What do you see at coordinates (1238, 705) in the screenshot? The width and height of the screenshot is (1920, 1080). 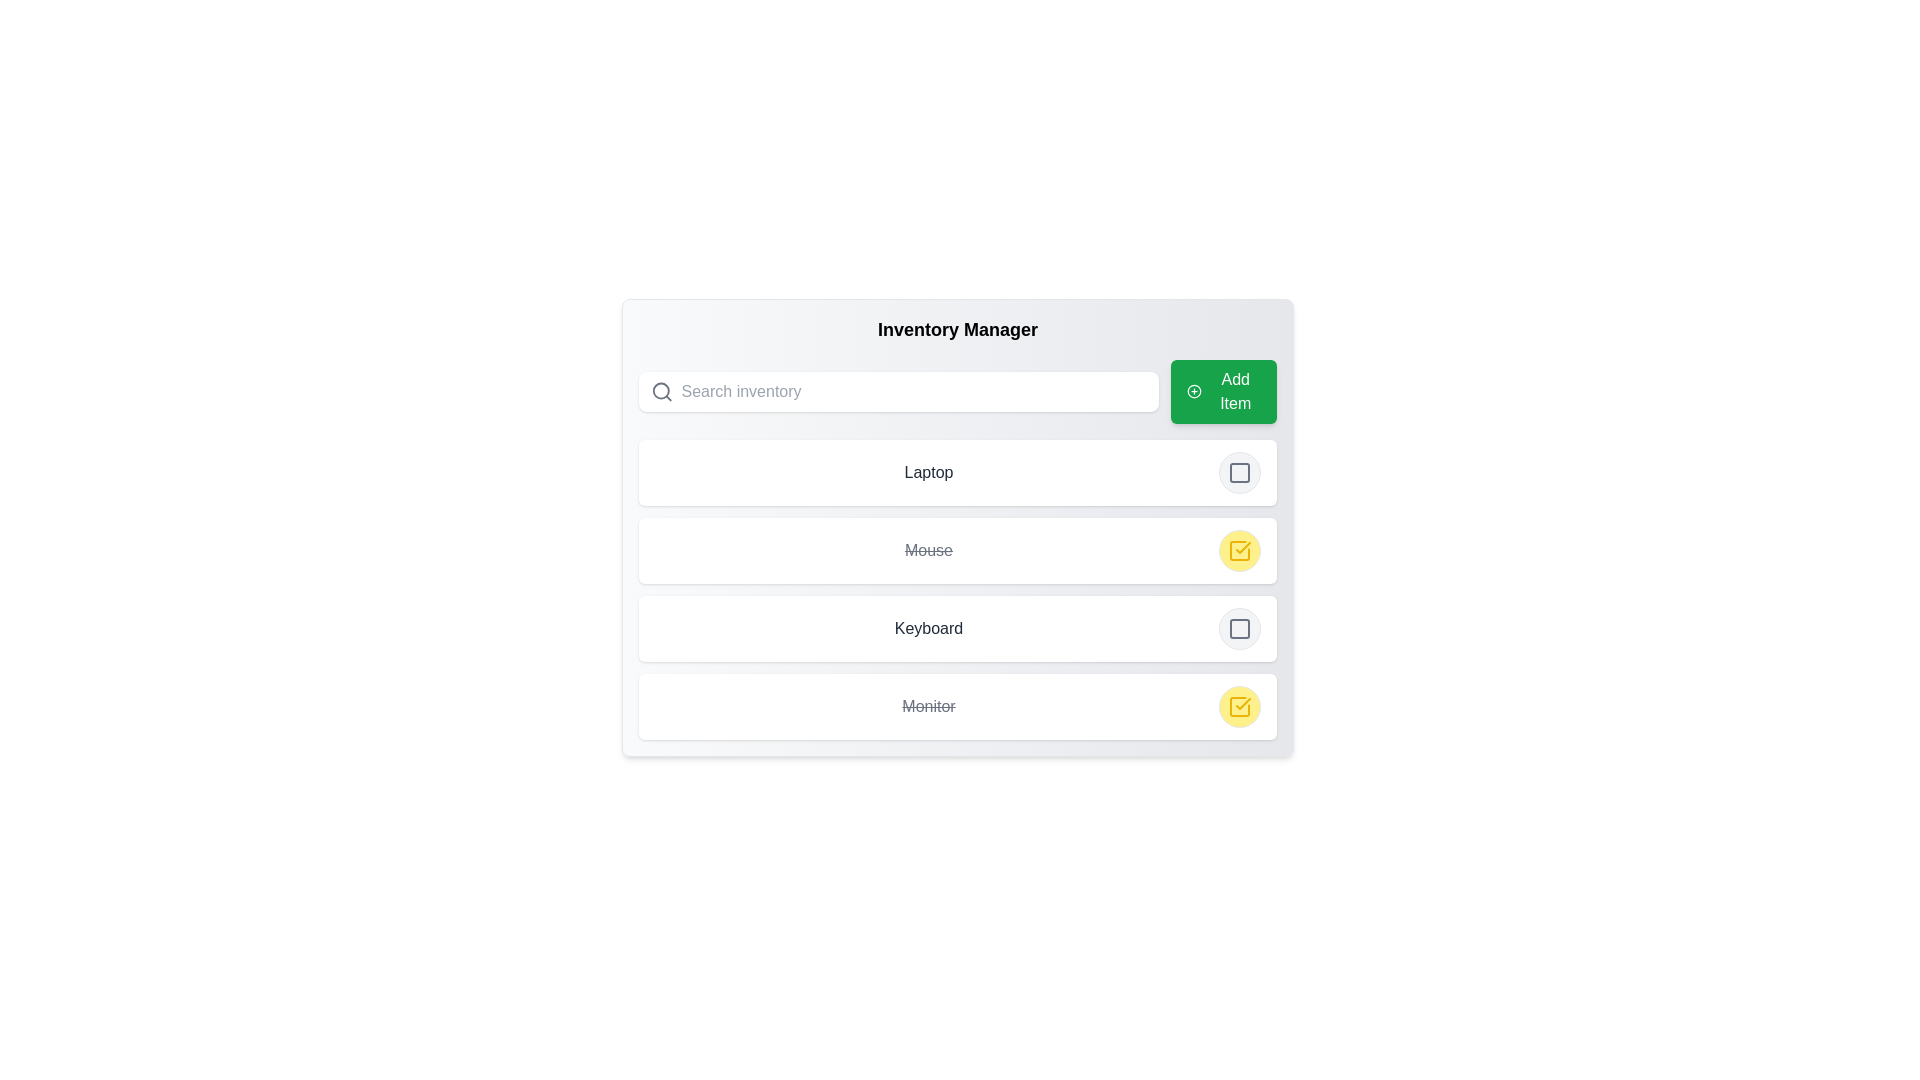 I see `the circular button with a yellow background and a checkmark icon` at bounding box center [1238, 705].